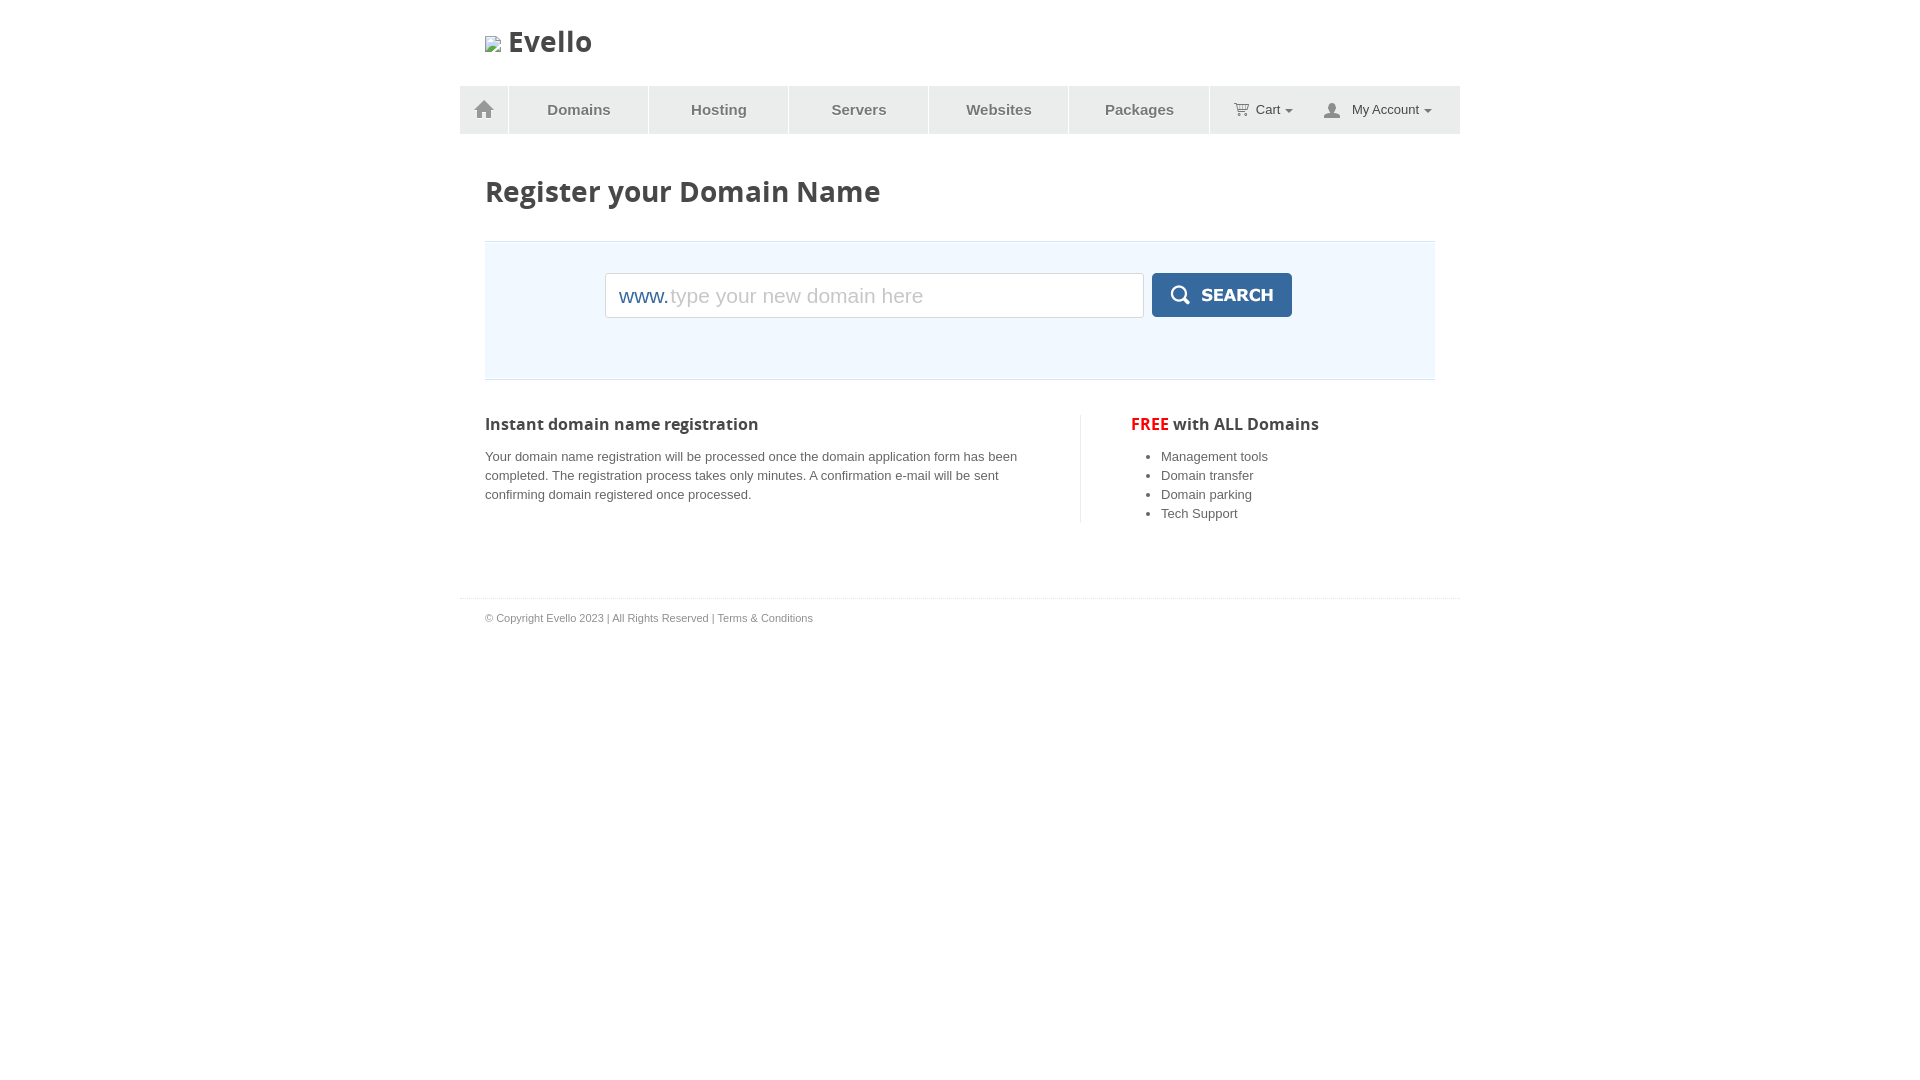 The image size is (1920, 1080). I want to click on 'Domains', so click(578, 110).